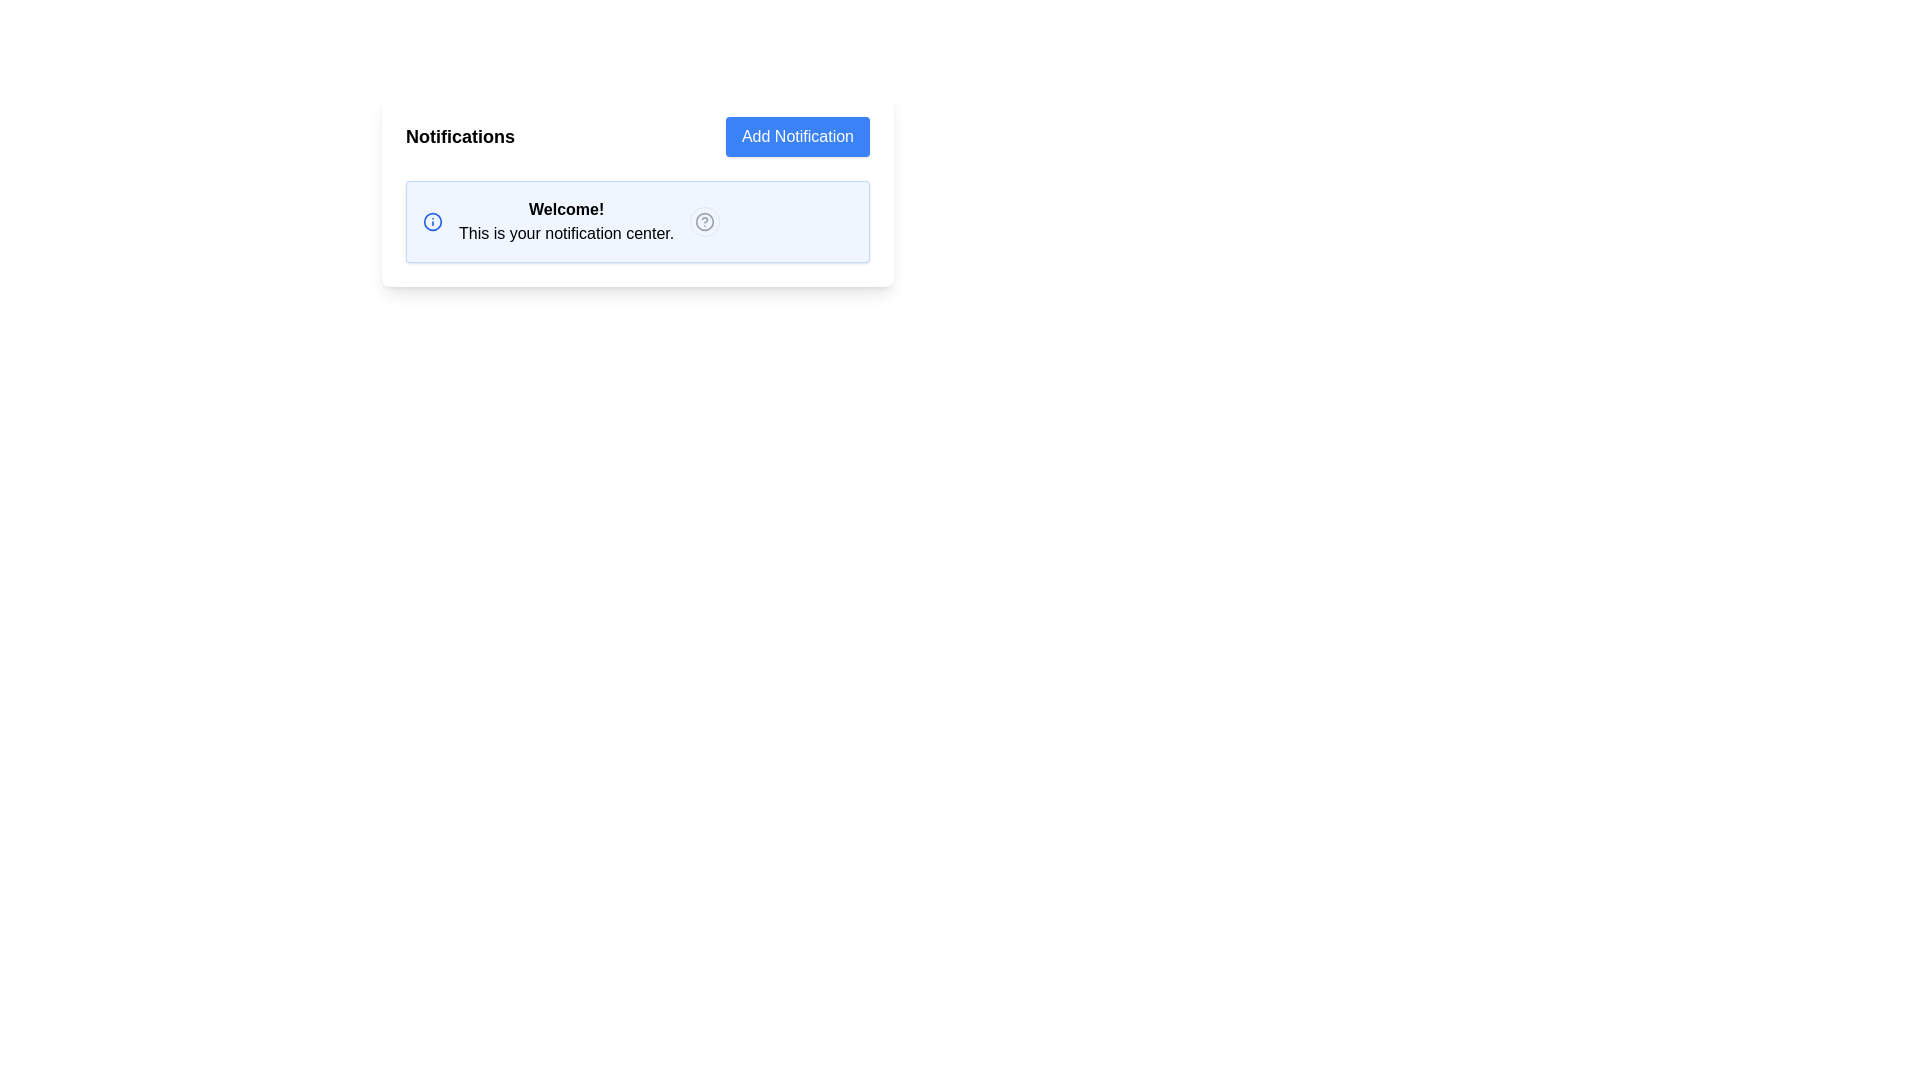 Image resolution: width=1920 pixels, height=1080 pixels. I want to click on the circular icon with a question mark symbol located in the top-right corner of the notification box to observe a style change, so click(705, 222).